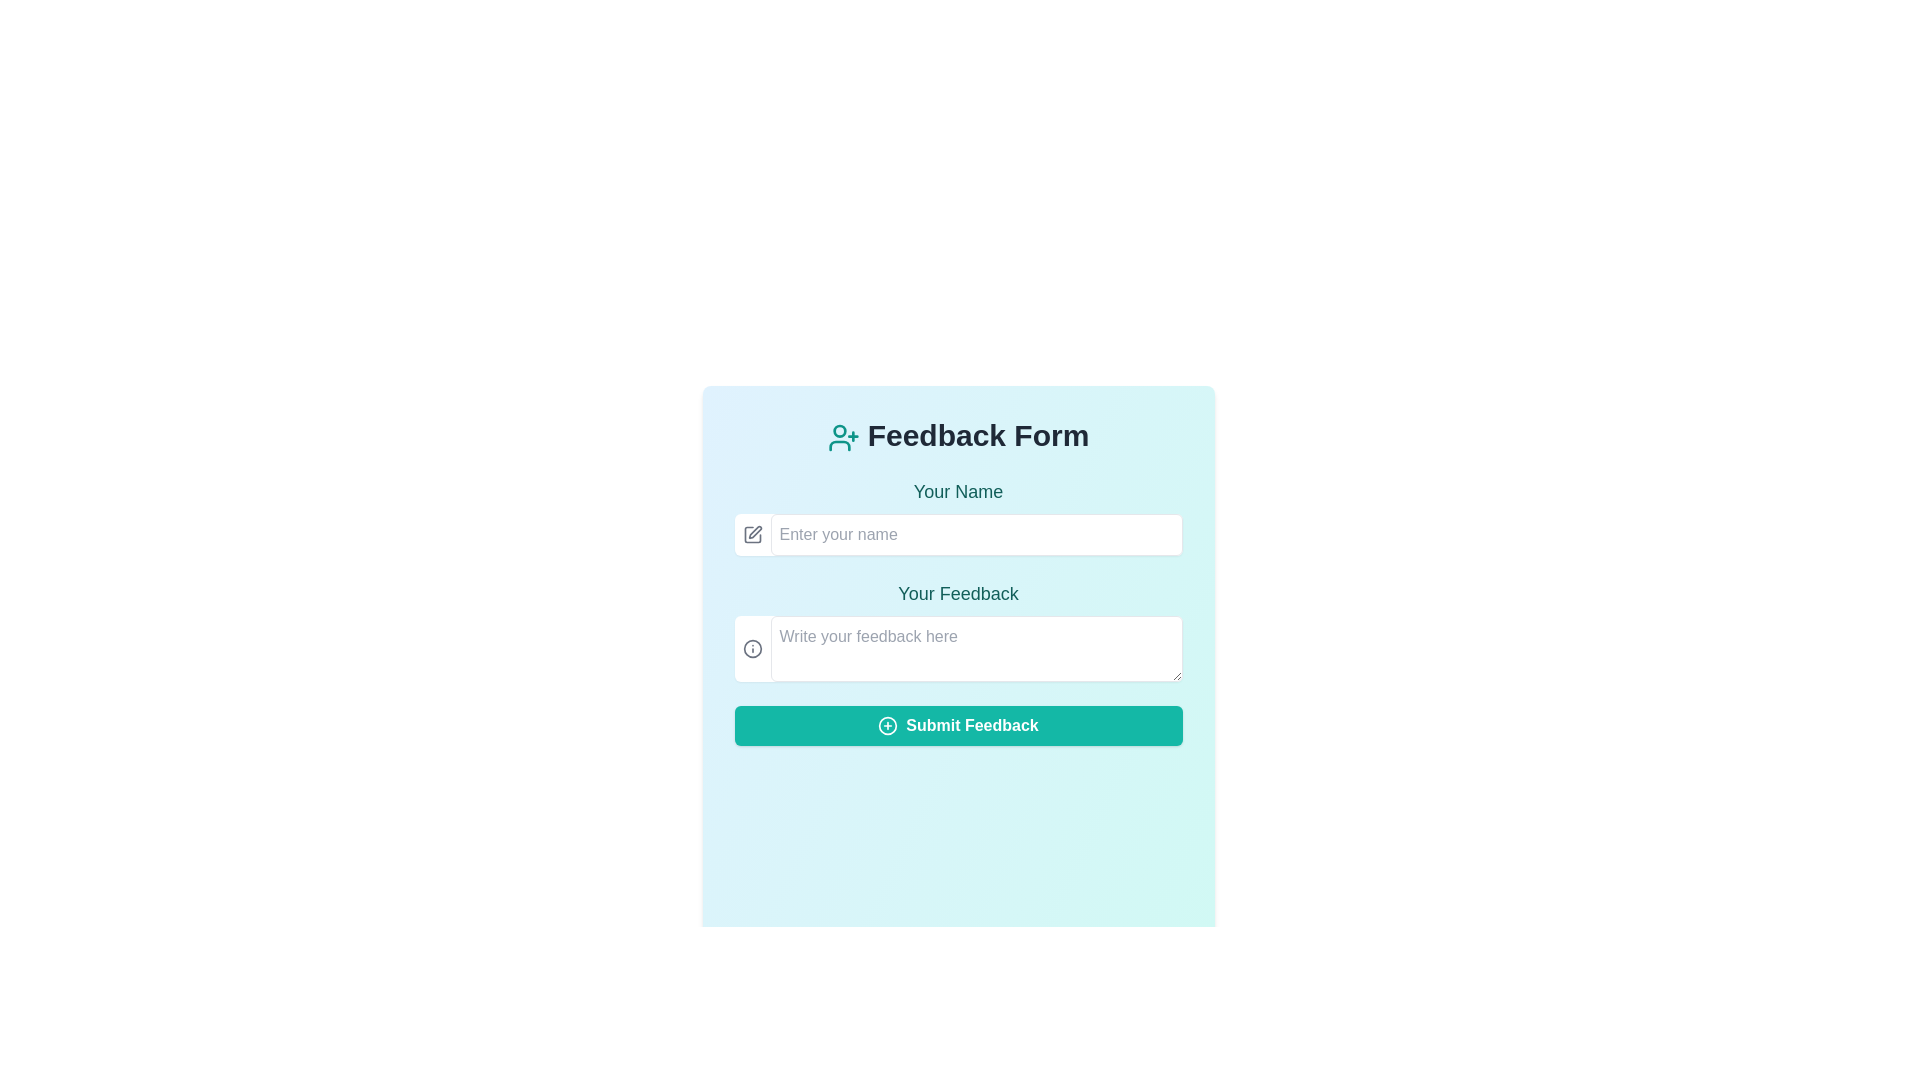 The image size is (1920, 1080). I want to click on the input areas of the feedback form located in the center of the modal dialog to focus them, specifically the areas labeled 'Your Name' and 'Your Feedback', so click(957, 611).